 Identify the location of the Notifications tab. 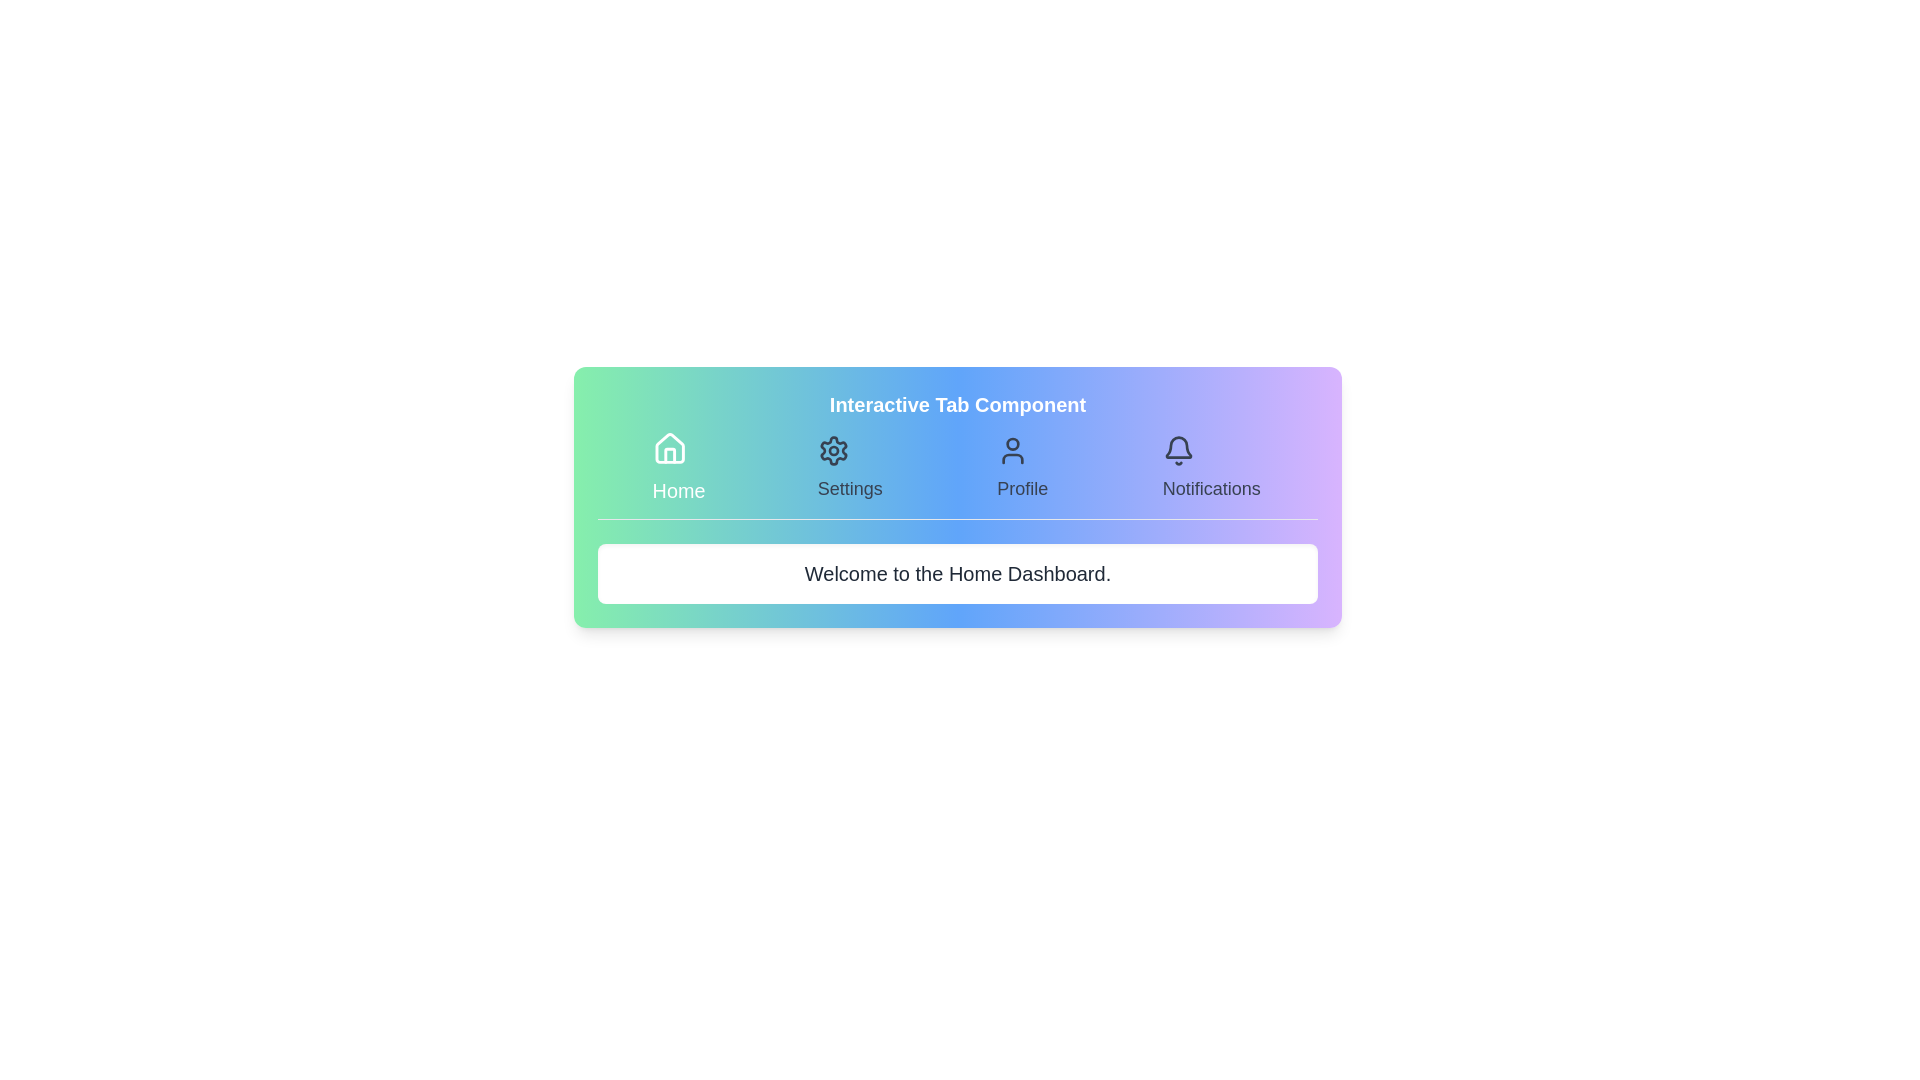
(1210, 469).